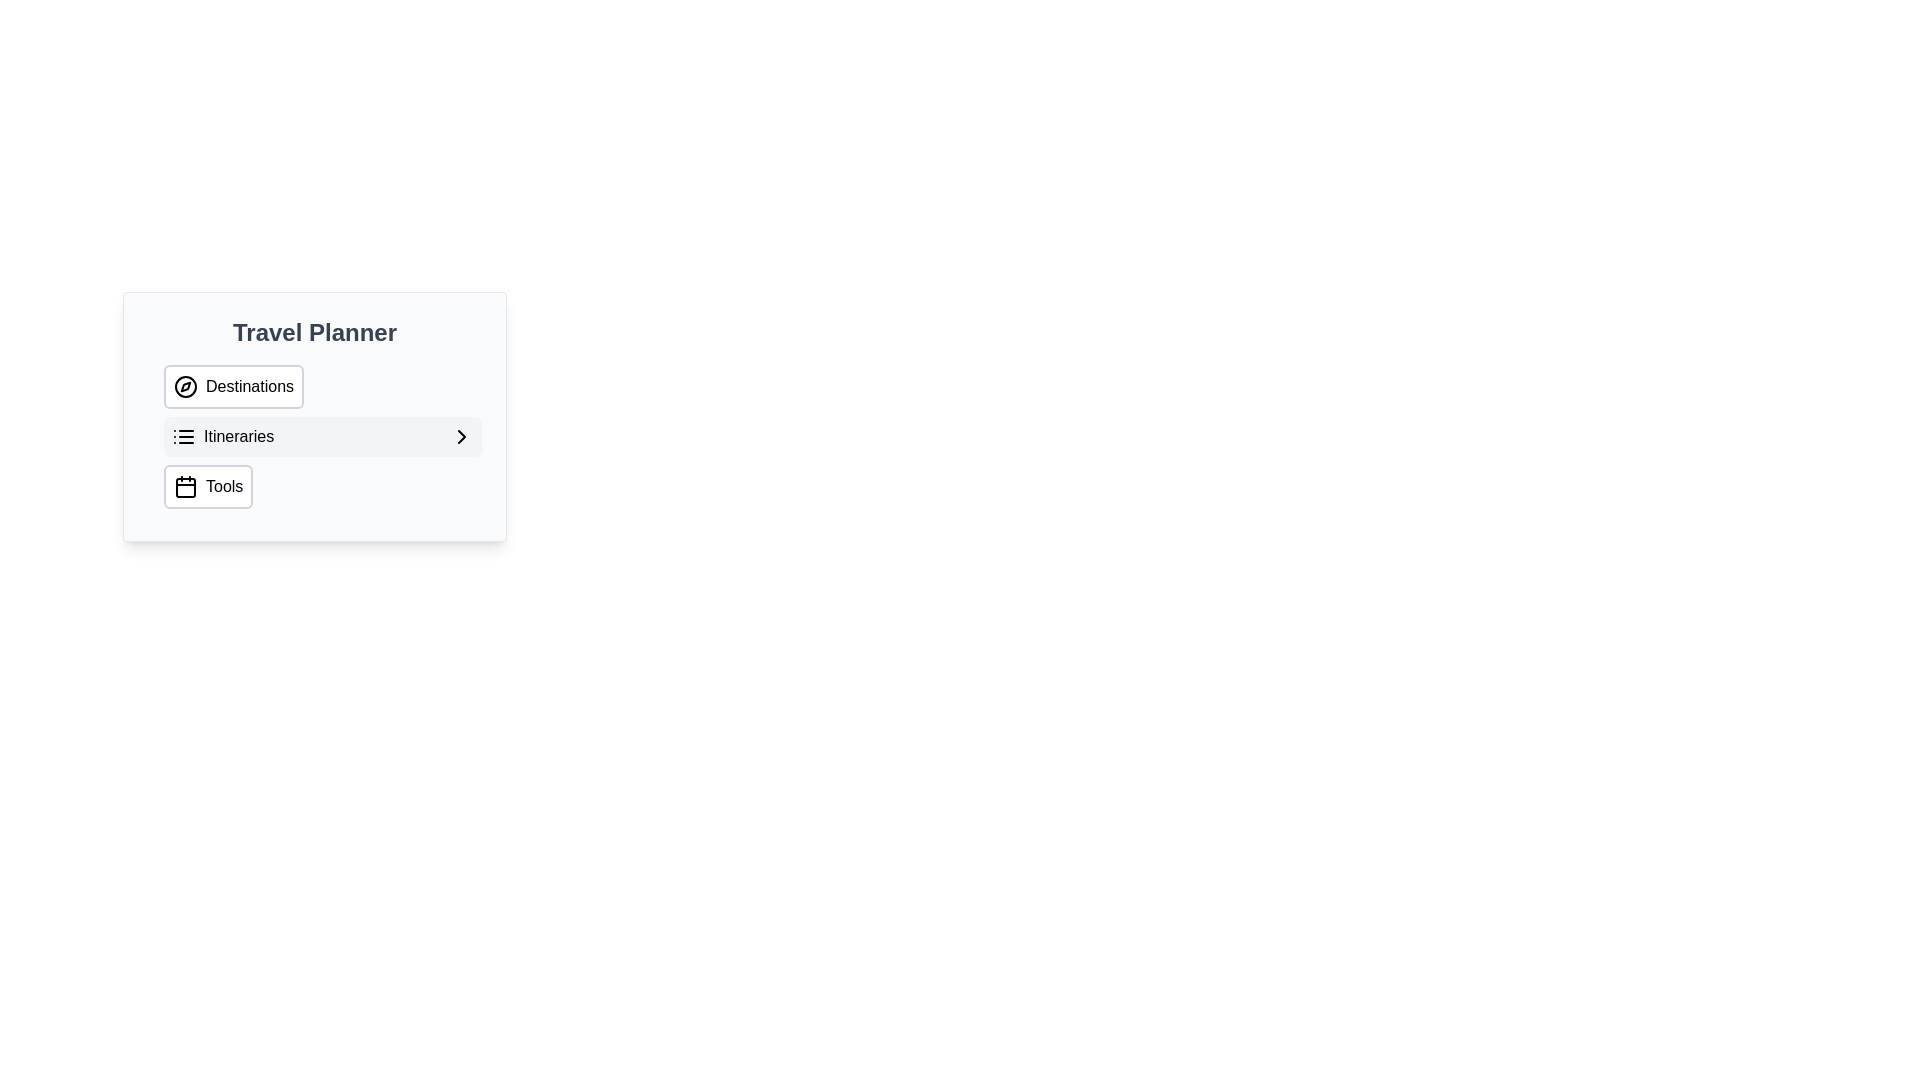  What do you see at coordinates (208, 486) in the screenshot?
I see `the third button under the 'Travel Planner' header to change its border color` at bounding box center [208, 486].